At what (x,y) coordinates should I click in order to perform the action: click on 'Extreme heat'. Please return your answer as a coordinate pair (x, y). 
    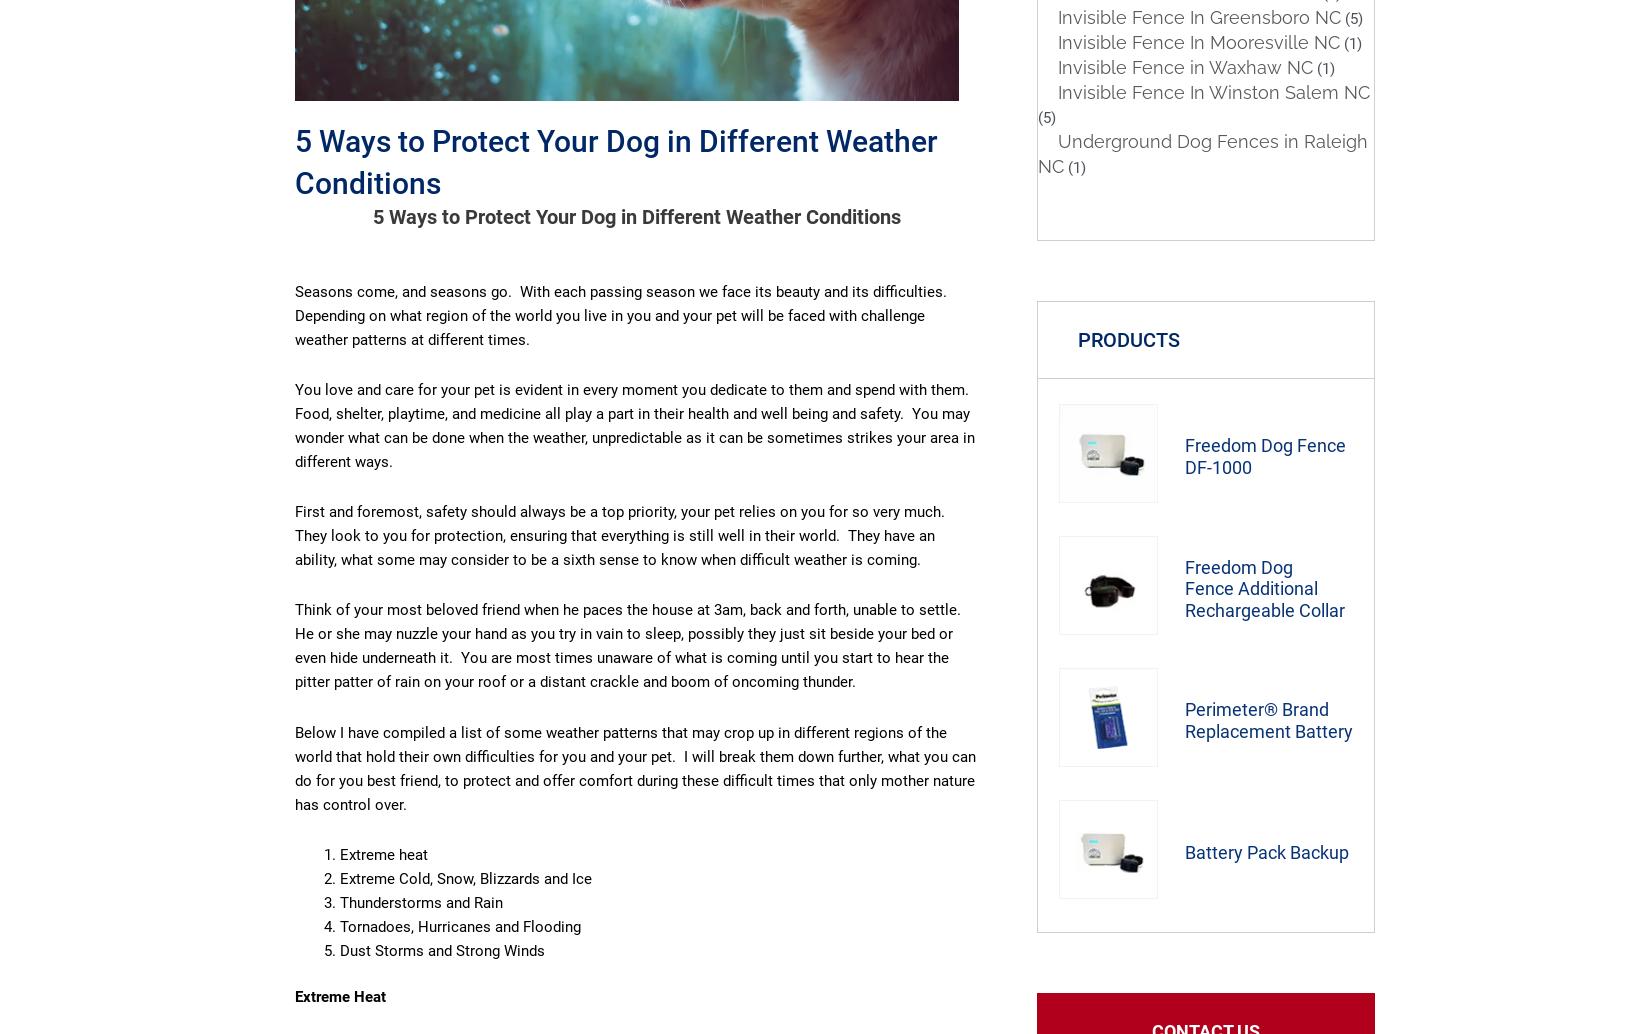
    Looking at the image, I should click on (383, 852).